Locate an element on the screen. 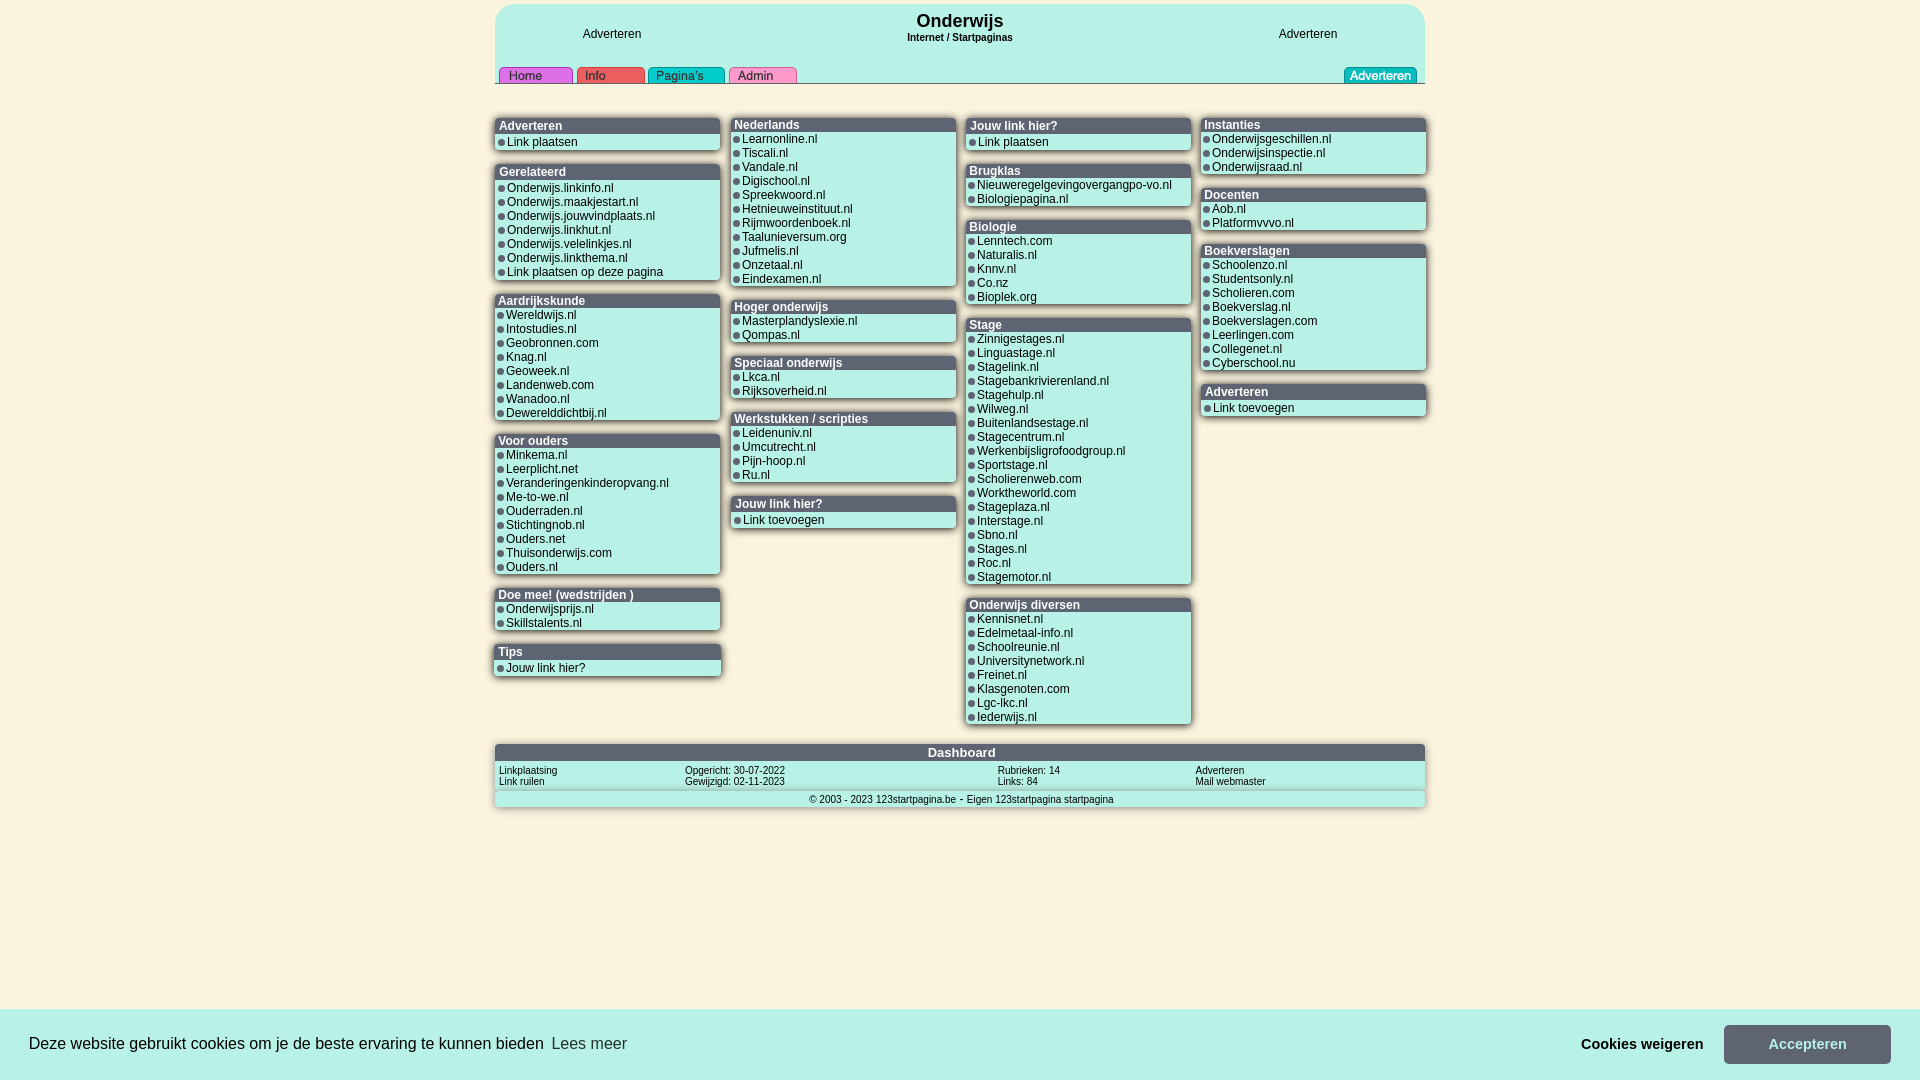 The image size is (1920, 1080). 'Onderwijsprijs.nl' is located at coordinates (550, 608).